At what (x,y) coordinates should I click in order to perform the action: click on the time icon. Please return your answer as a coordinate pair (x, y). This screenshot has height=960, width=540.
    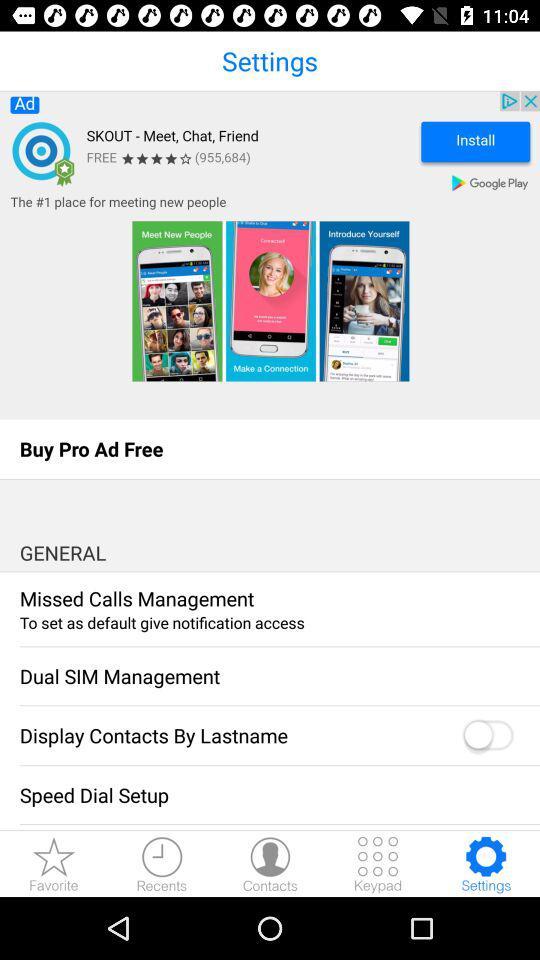
    Looking at the image, I should click on (161, 863).